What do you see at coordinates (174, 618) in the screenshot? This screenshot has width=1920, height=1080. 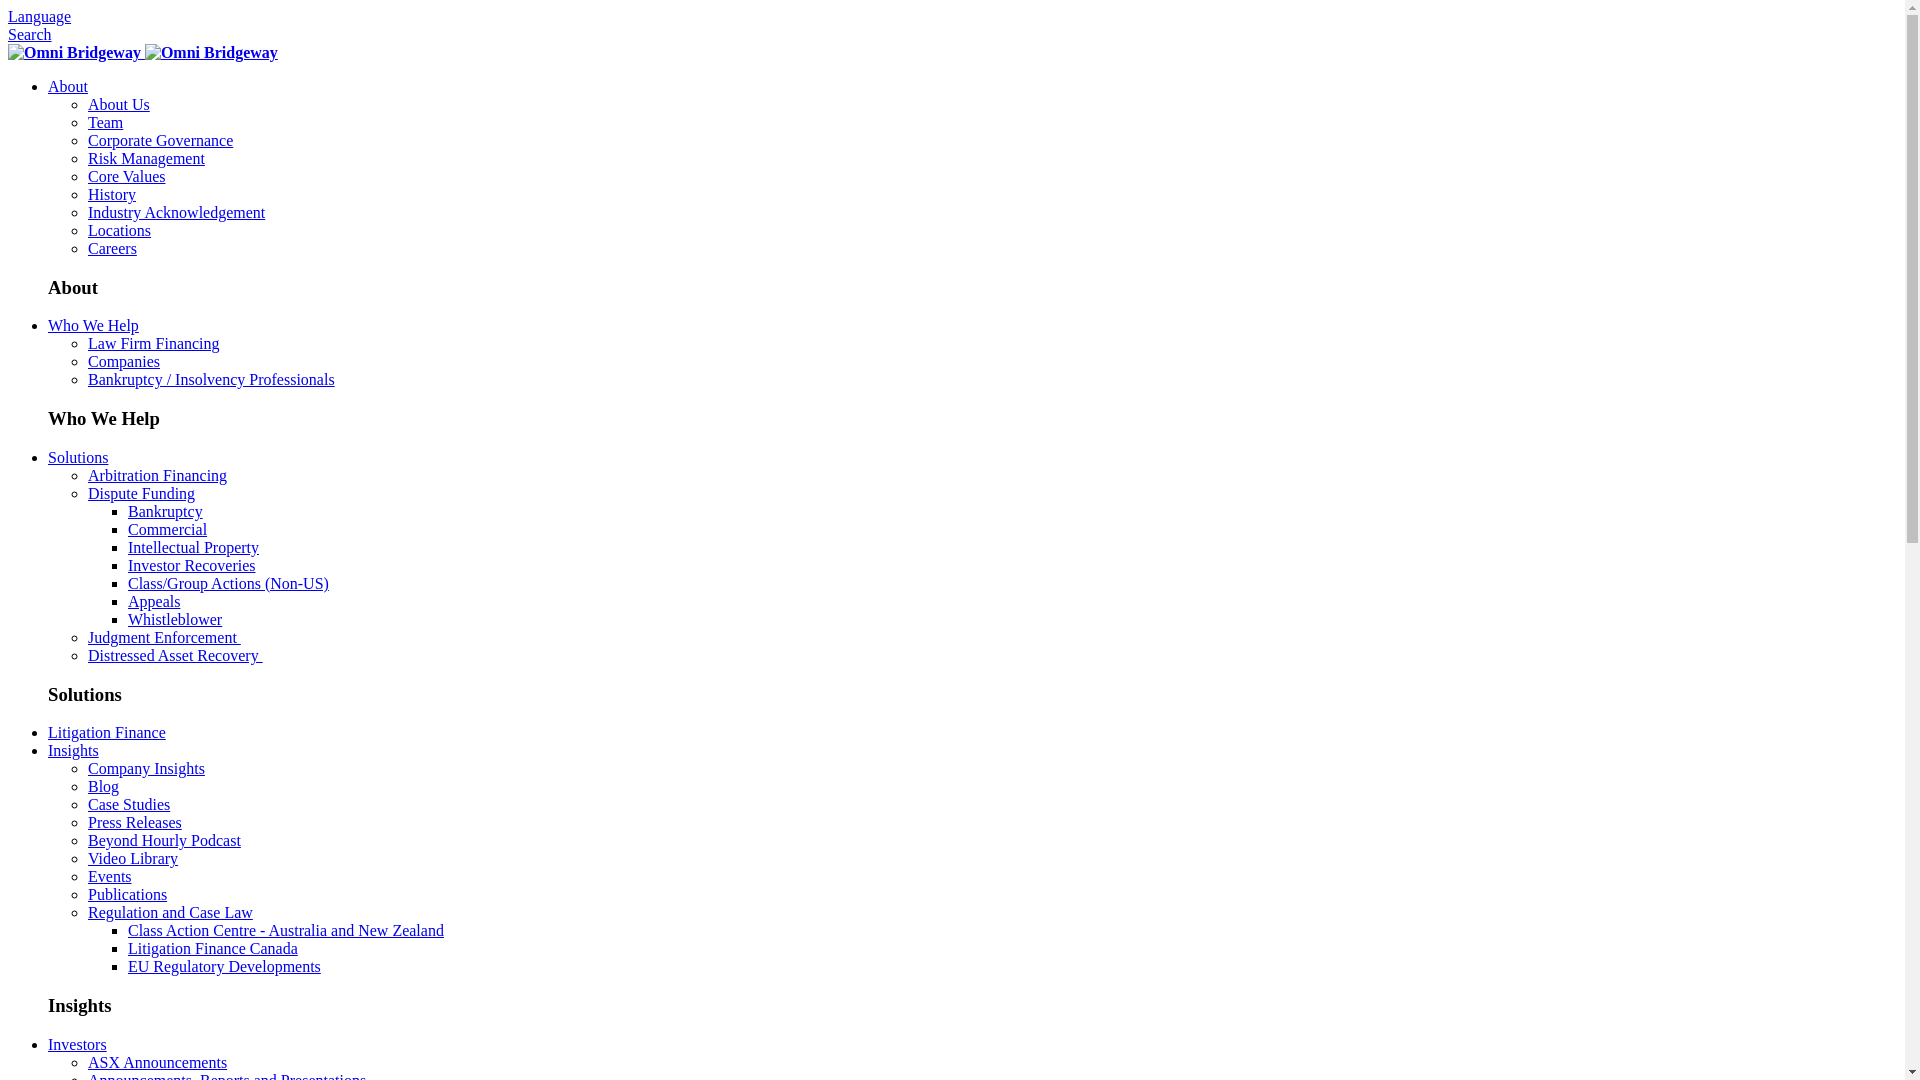 I see `'Whistleblower'` at bounding box center [174, 618].